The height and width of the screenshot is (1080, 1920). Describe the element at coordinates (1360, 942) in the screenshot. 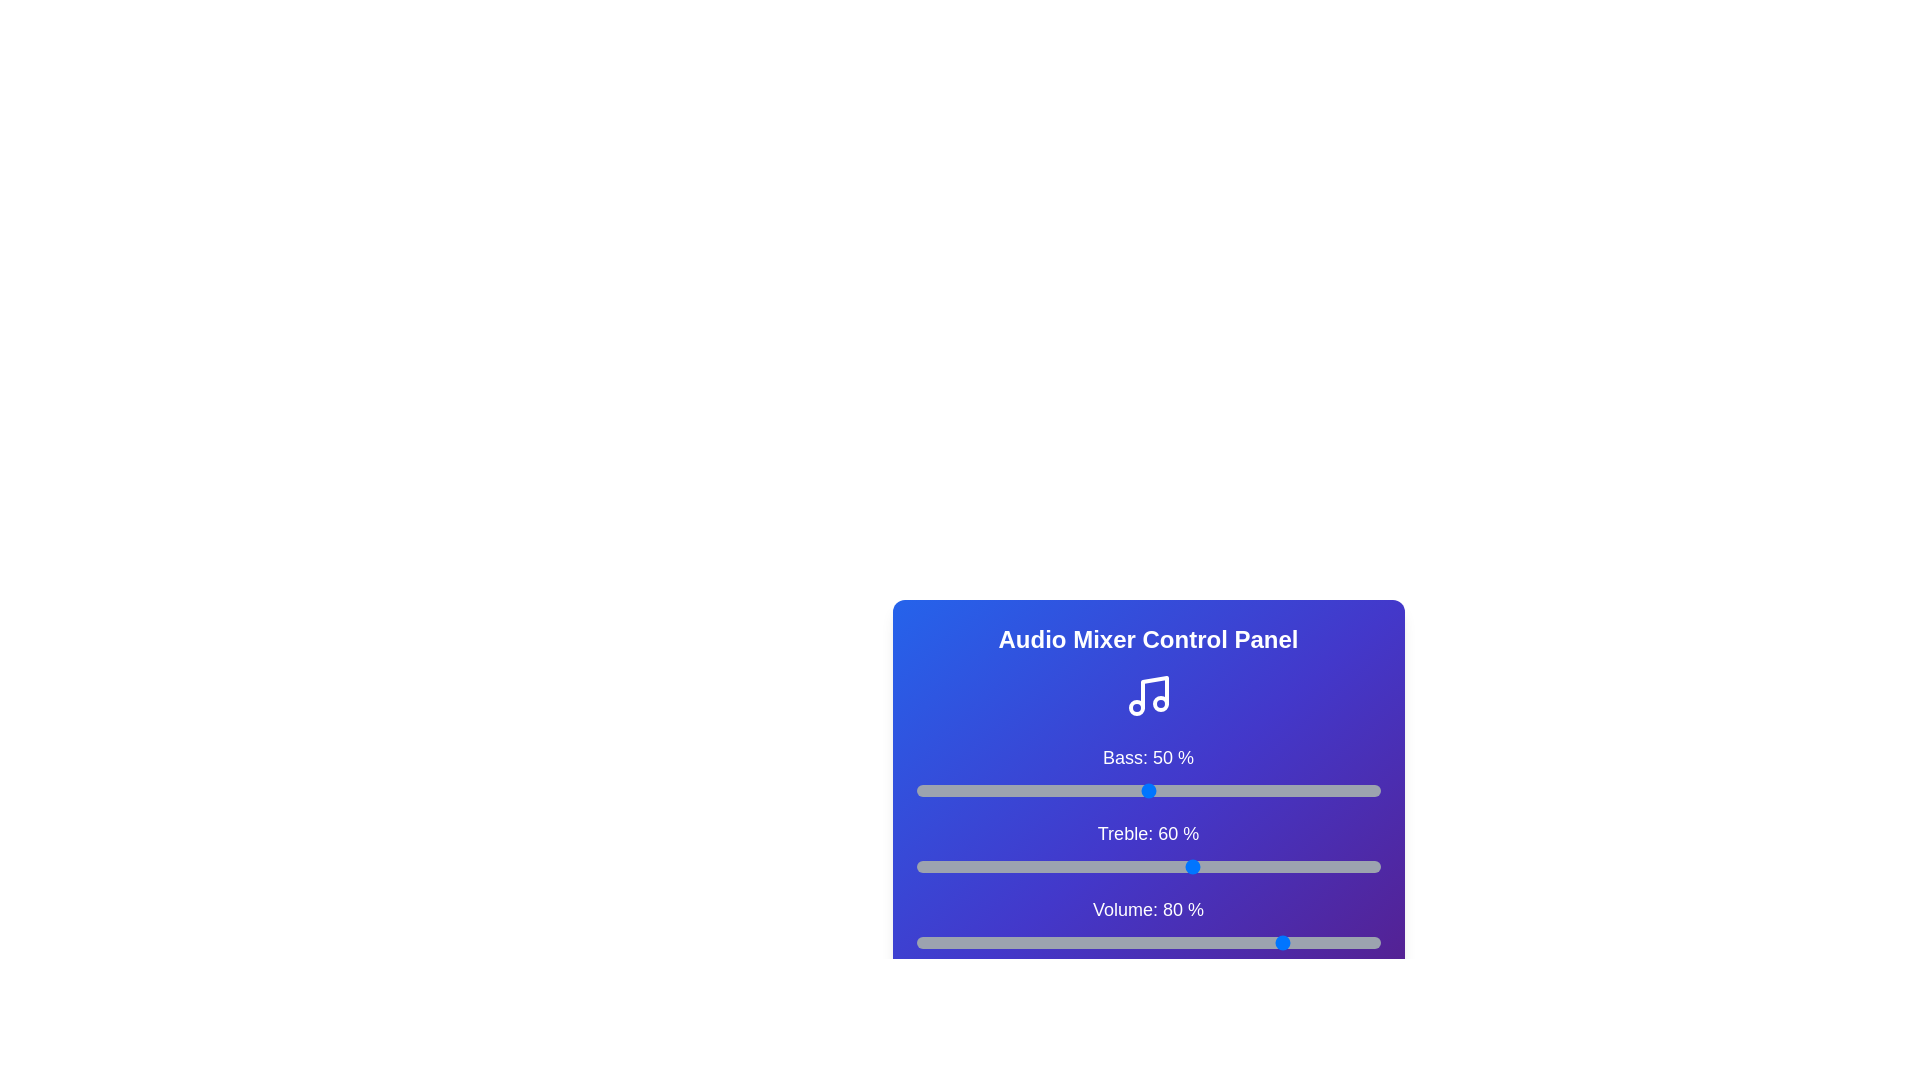

I see `the volume slider to 96%` at that location.